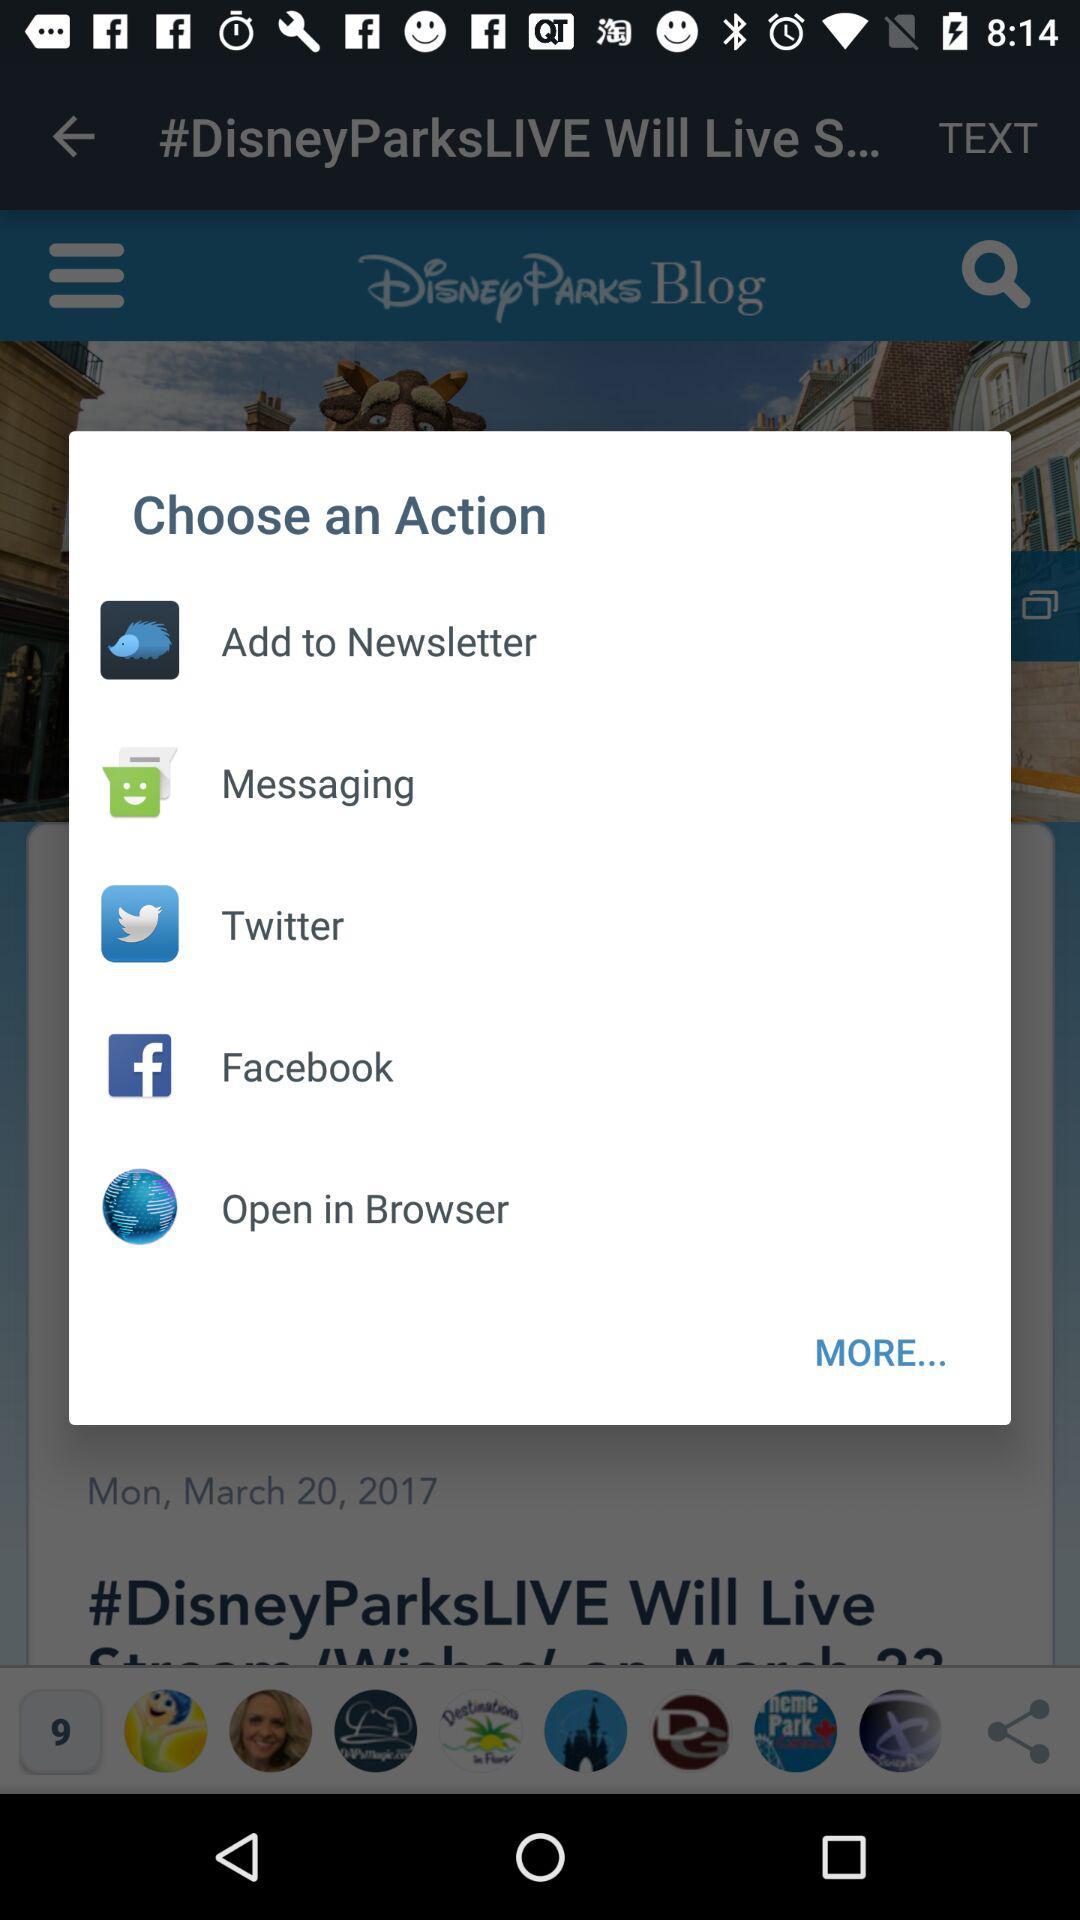 The height and width of the screenshot is (1920, 1080). I want to click on twitter item, so click(260, 923).